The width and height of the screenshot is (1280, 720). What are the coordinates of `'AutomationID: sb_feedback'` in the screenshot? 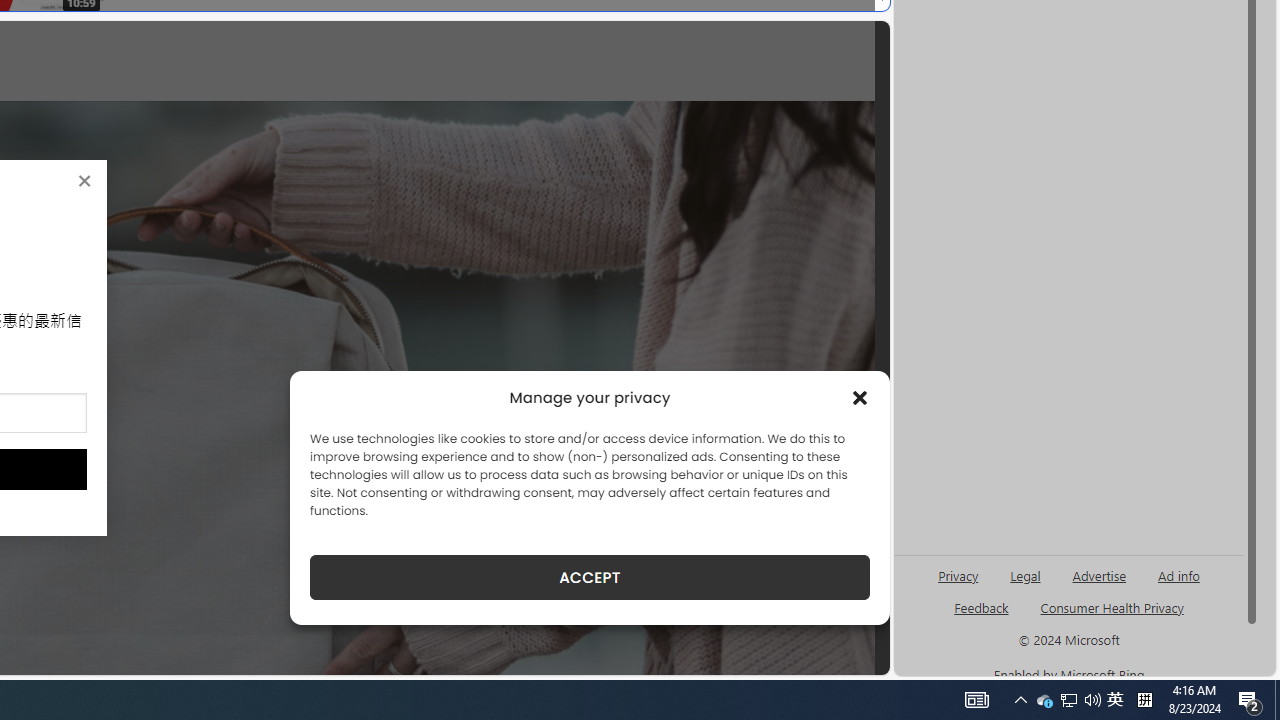 It's located at (981, 606).